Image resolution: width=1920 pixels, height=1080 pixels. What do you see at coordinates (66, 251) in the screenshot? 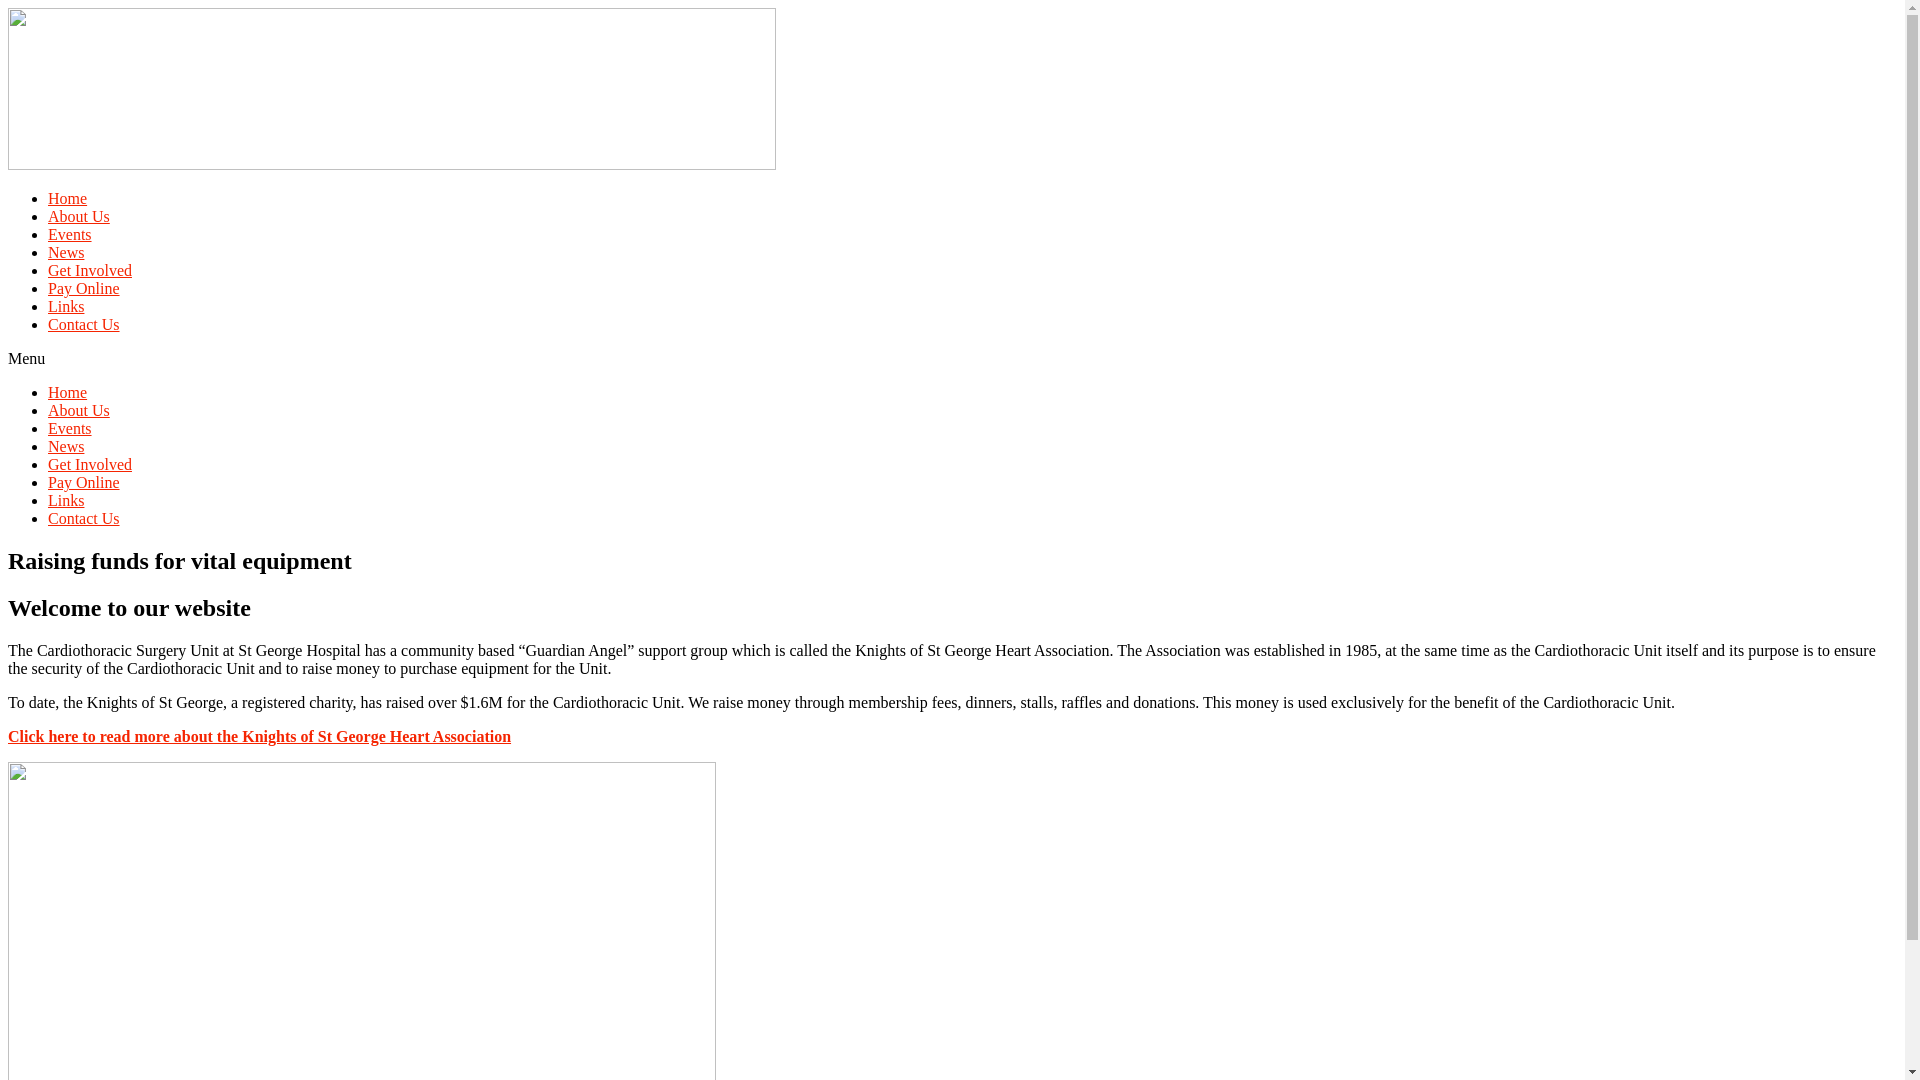
I see `'News'` at bounding box center [66, 251].